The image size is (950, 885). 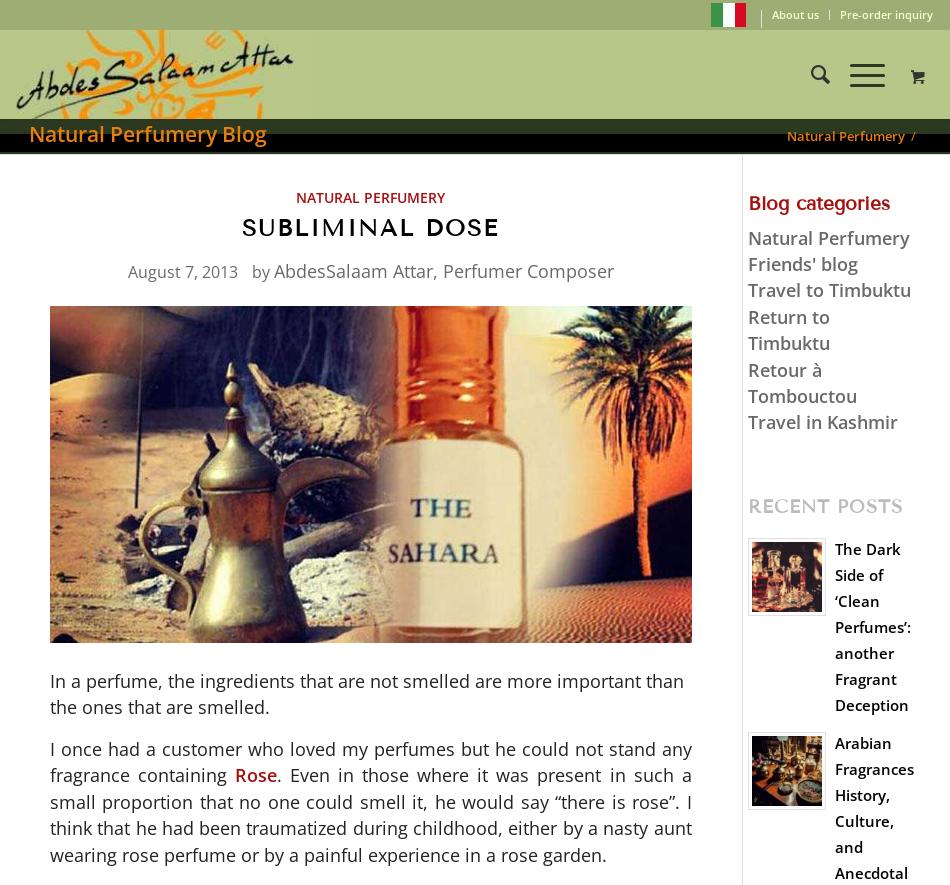 What do you see at coordinates (827, 289) in the screenshot?
I see `'Travel to Timbuktu'` at bounding box center [827, 289].